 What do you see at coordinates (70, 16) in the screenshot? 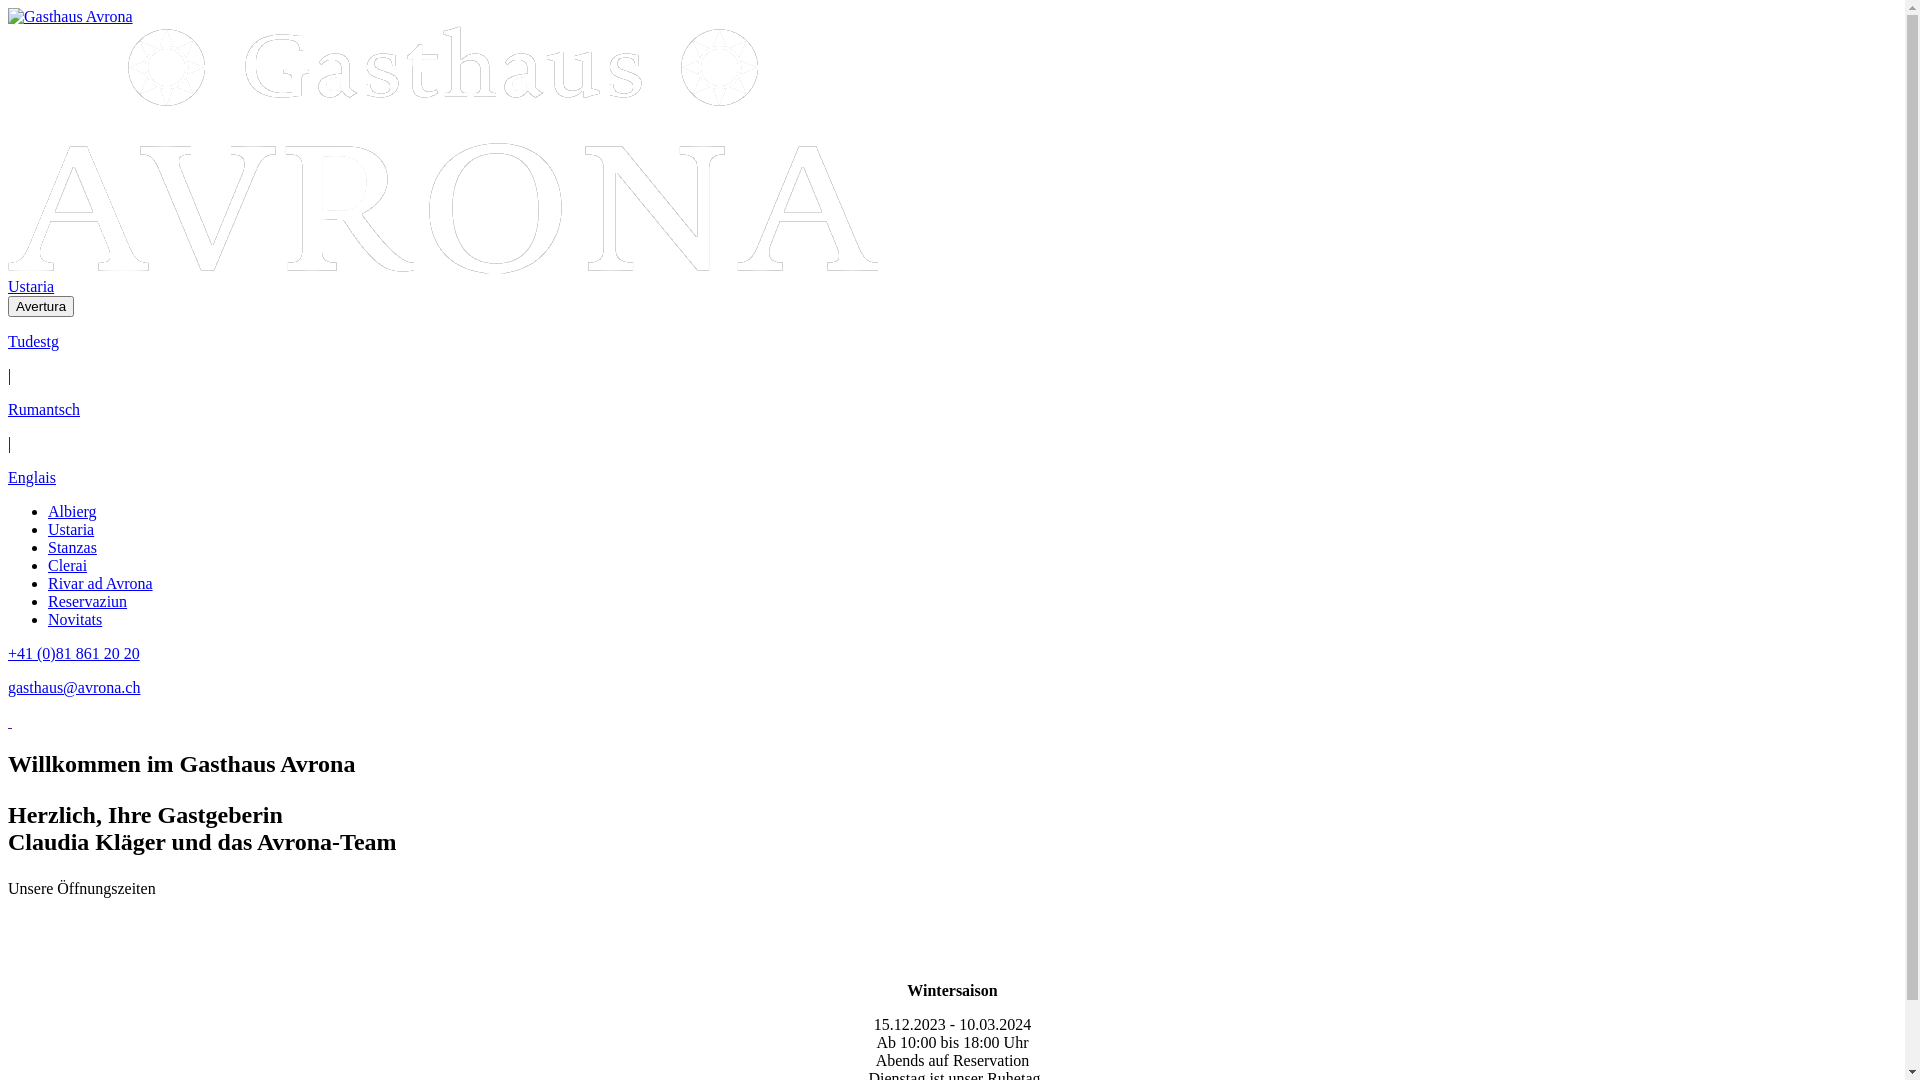
I see `'app.logo'` at bounding box center [70, 16].